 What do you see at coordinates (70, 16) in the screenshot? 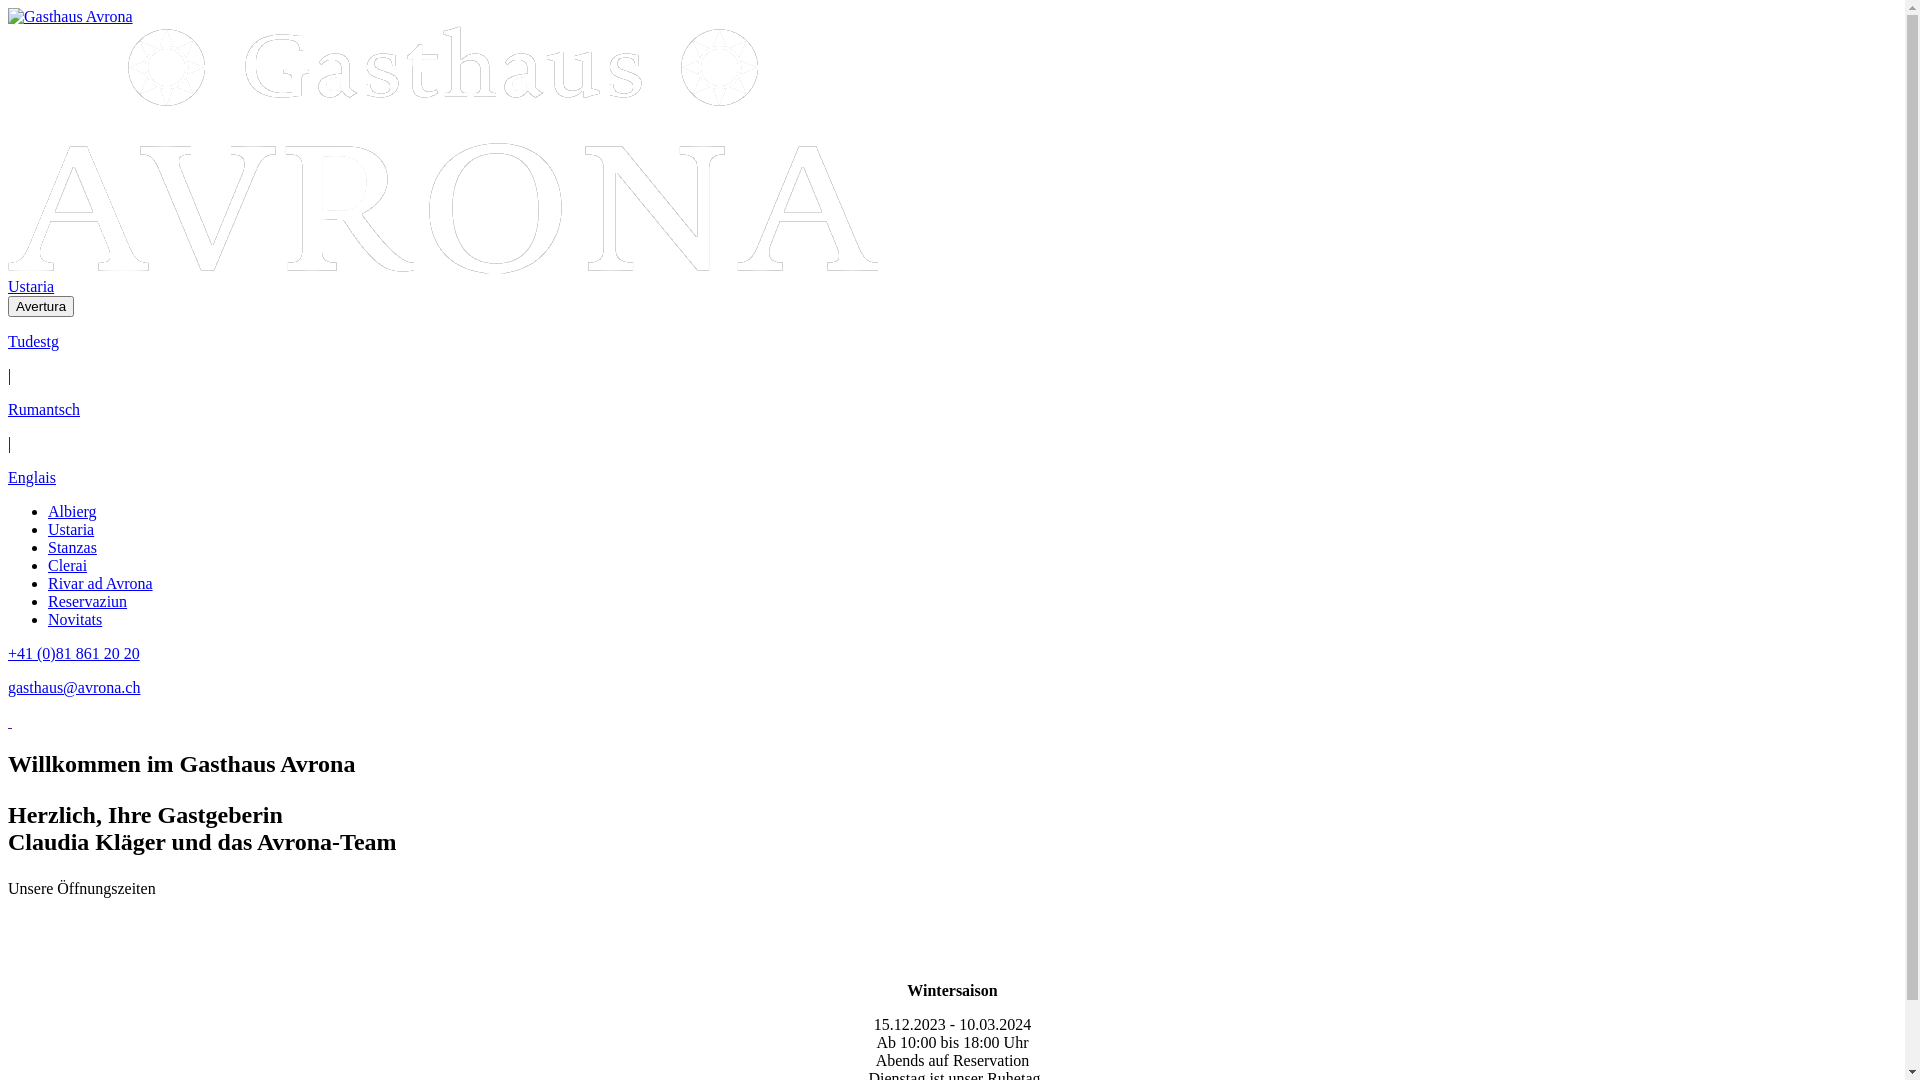
I see `'app.logo'` at bounding box center [70, 16].